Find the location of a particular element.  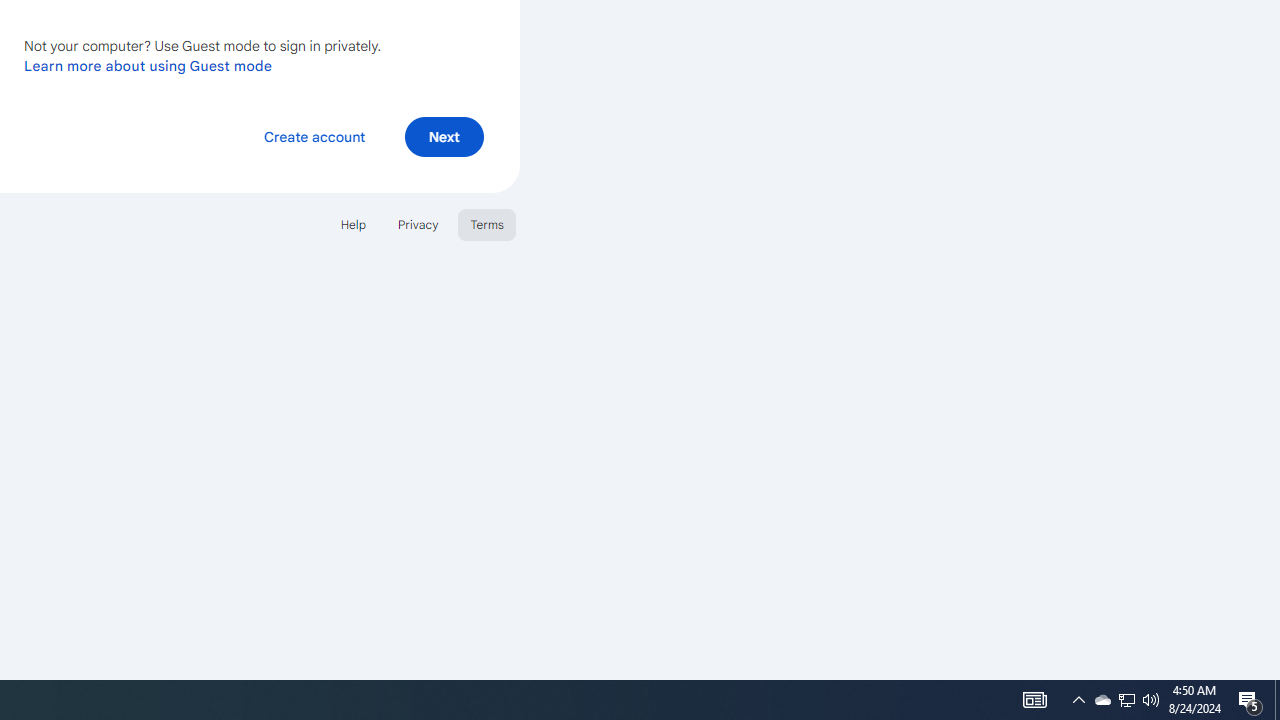

'Learn more about using Guest mode' is located at coordinates (147, 64).